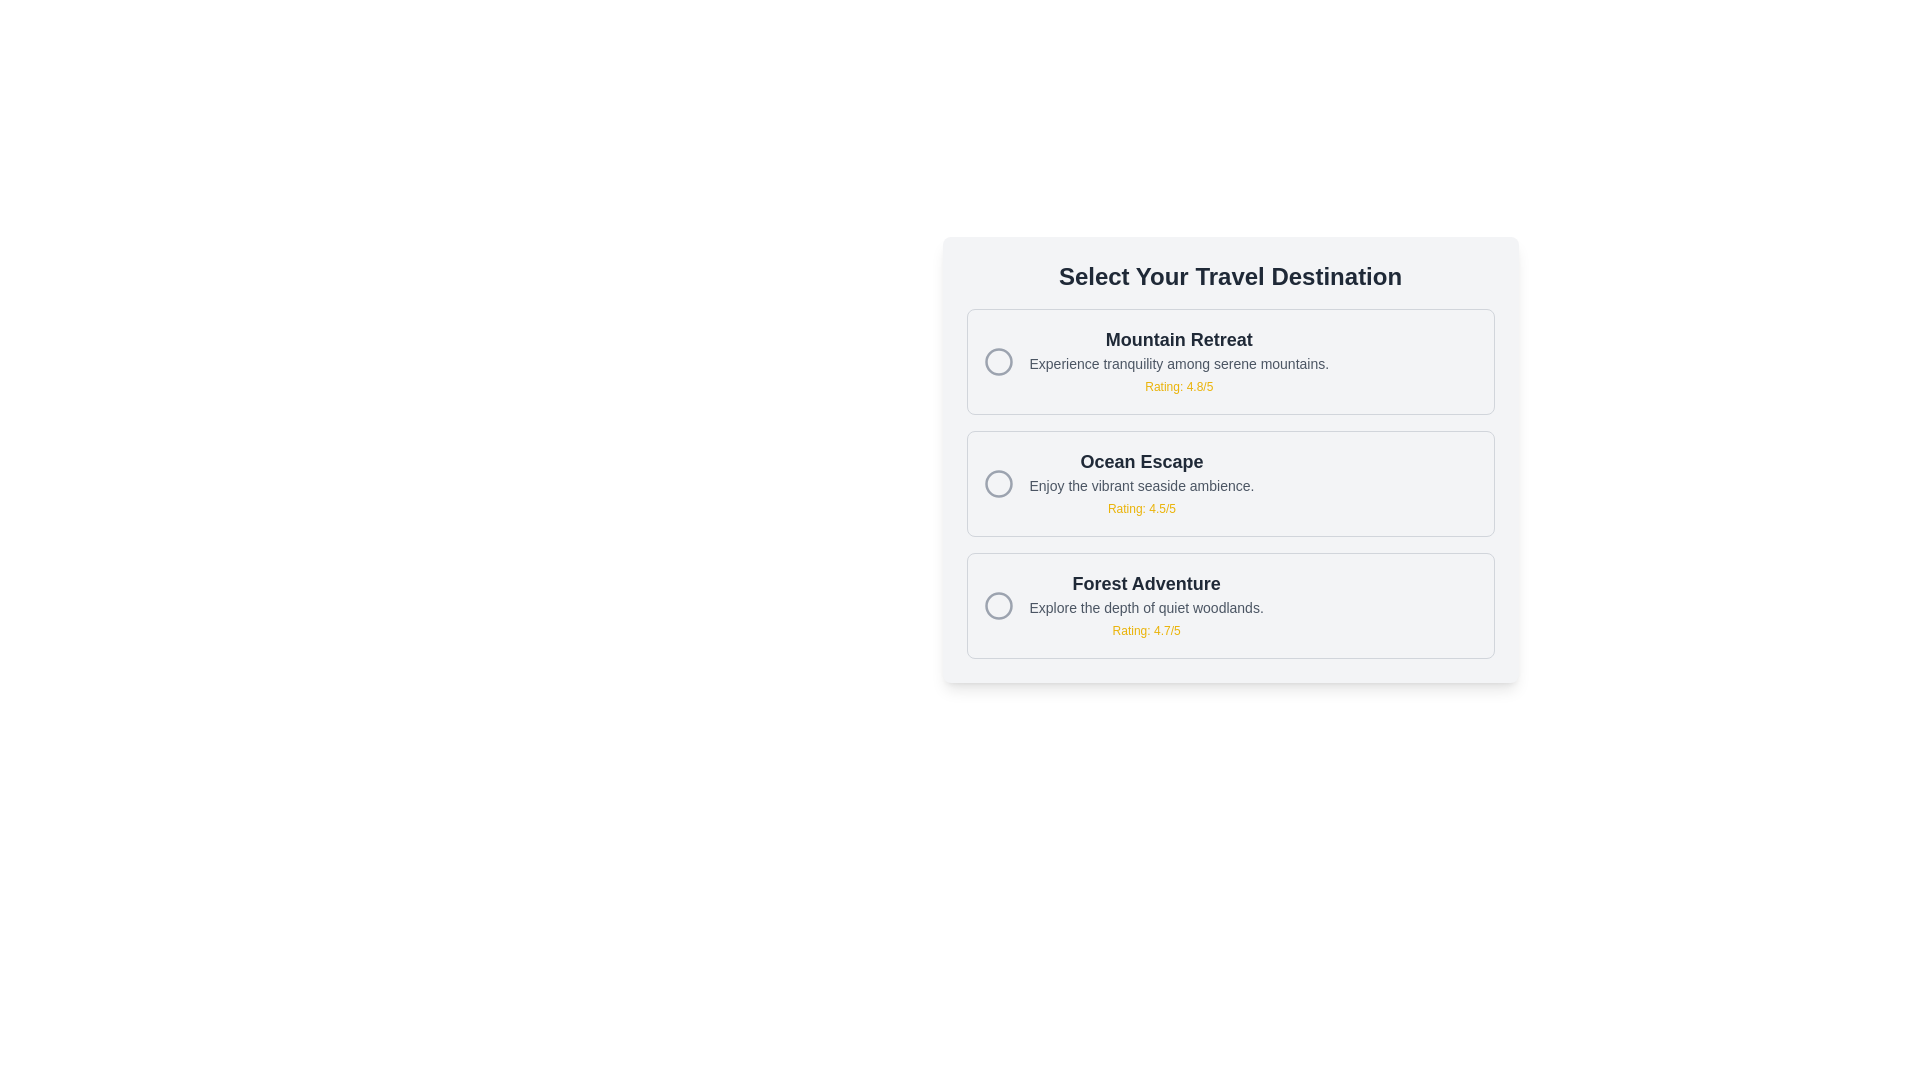 The image size is (1920, 1080). What do you see at coordinates (998, 362) in the screenshot?
I see `the inner circle element rendered within an SVG structure, which is located to the left of the text 'Mountain Retreat' in the first option row of the multi-choice layout under the heading 'Select Your Travel Destination'` at bounding box center [998, 362].